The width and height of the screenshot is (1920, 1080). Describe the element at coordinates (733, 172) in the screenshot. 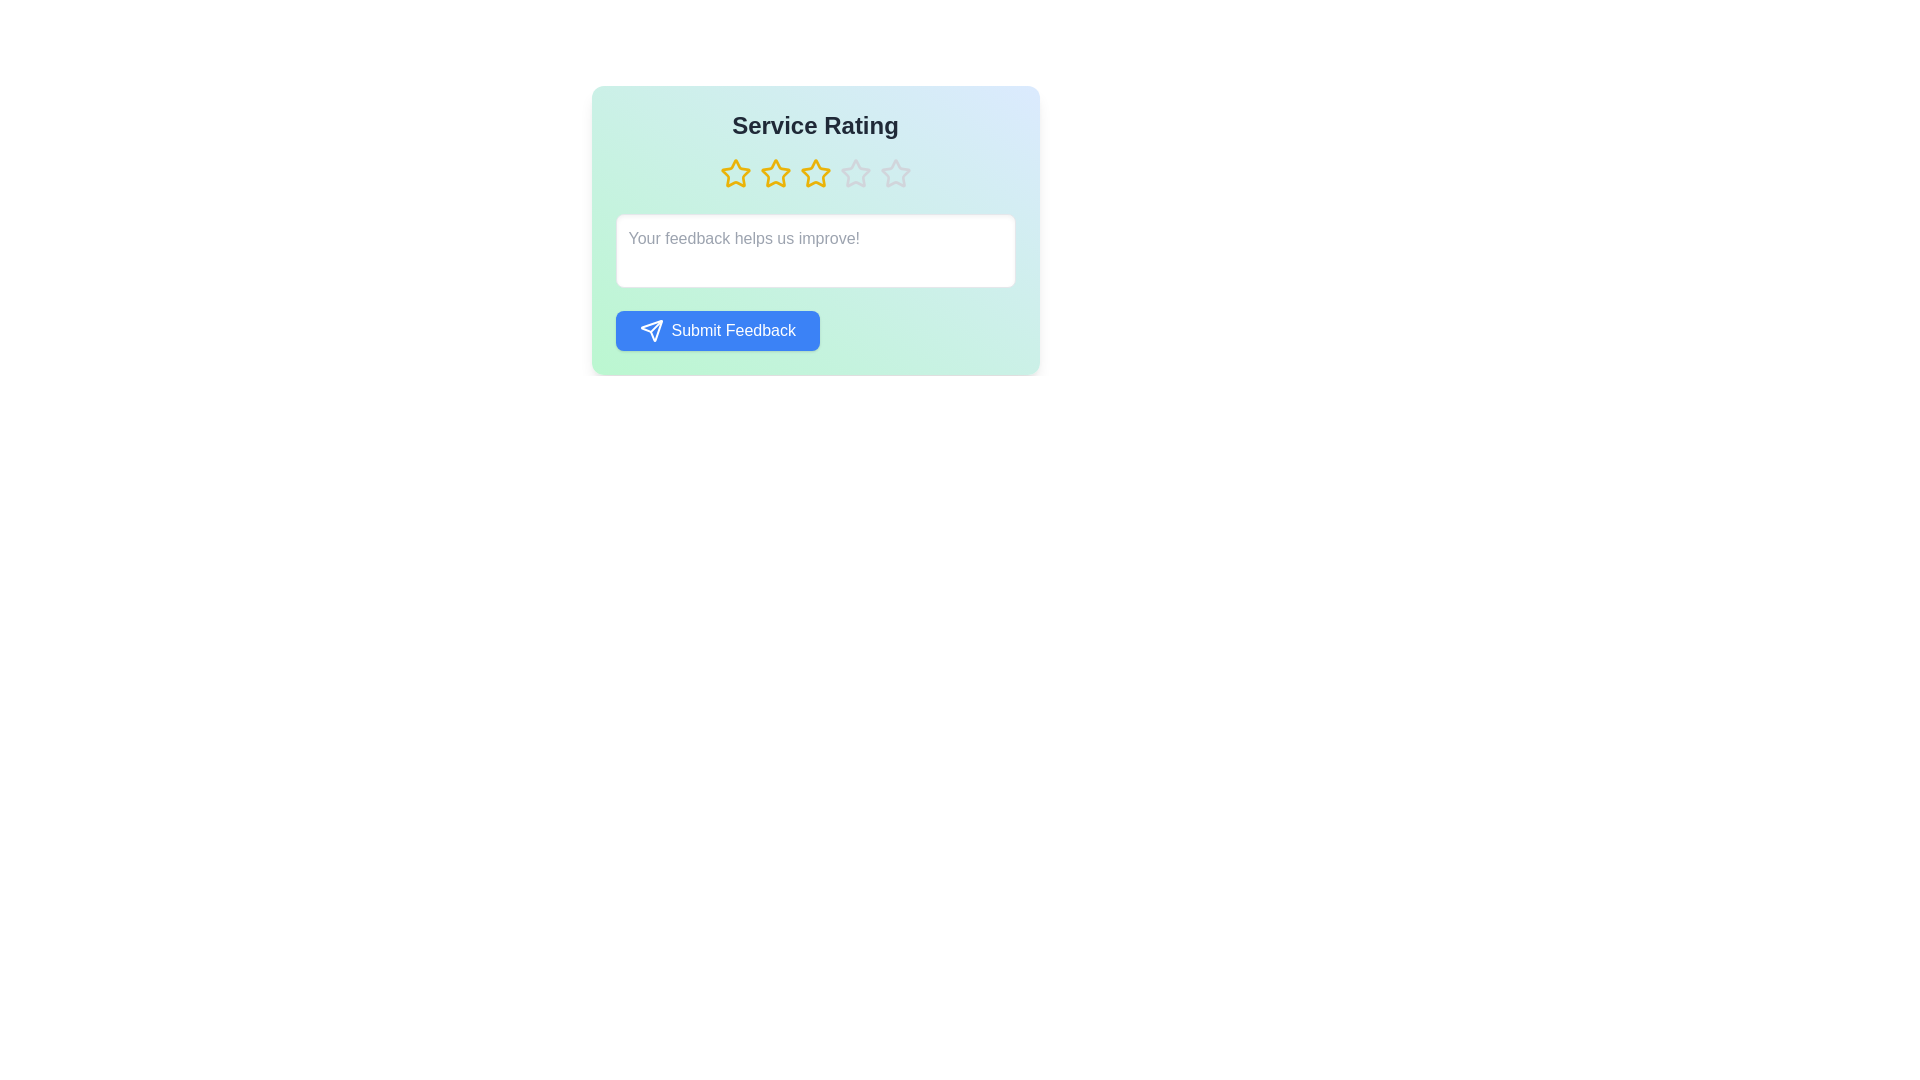

I see `the first star rating icon` at that location.